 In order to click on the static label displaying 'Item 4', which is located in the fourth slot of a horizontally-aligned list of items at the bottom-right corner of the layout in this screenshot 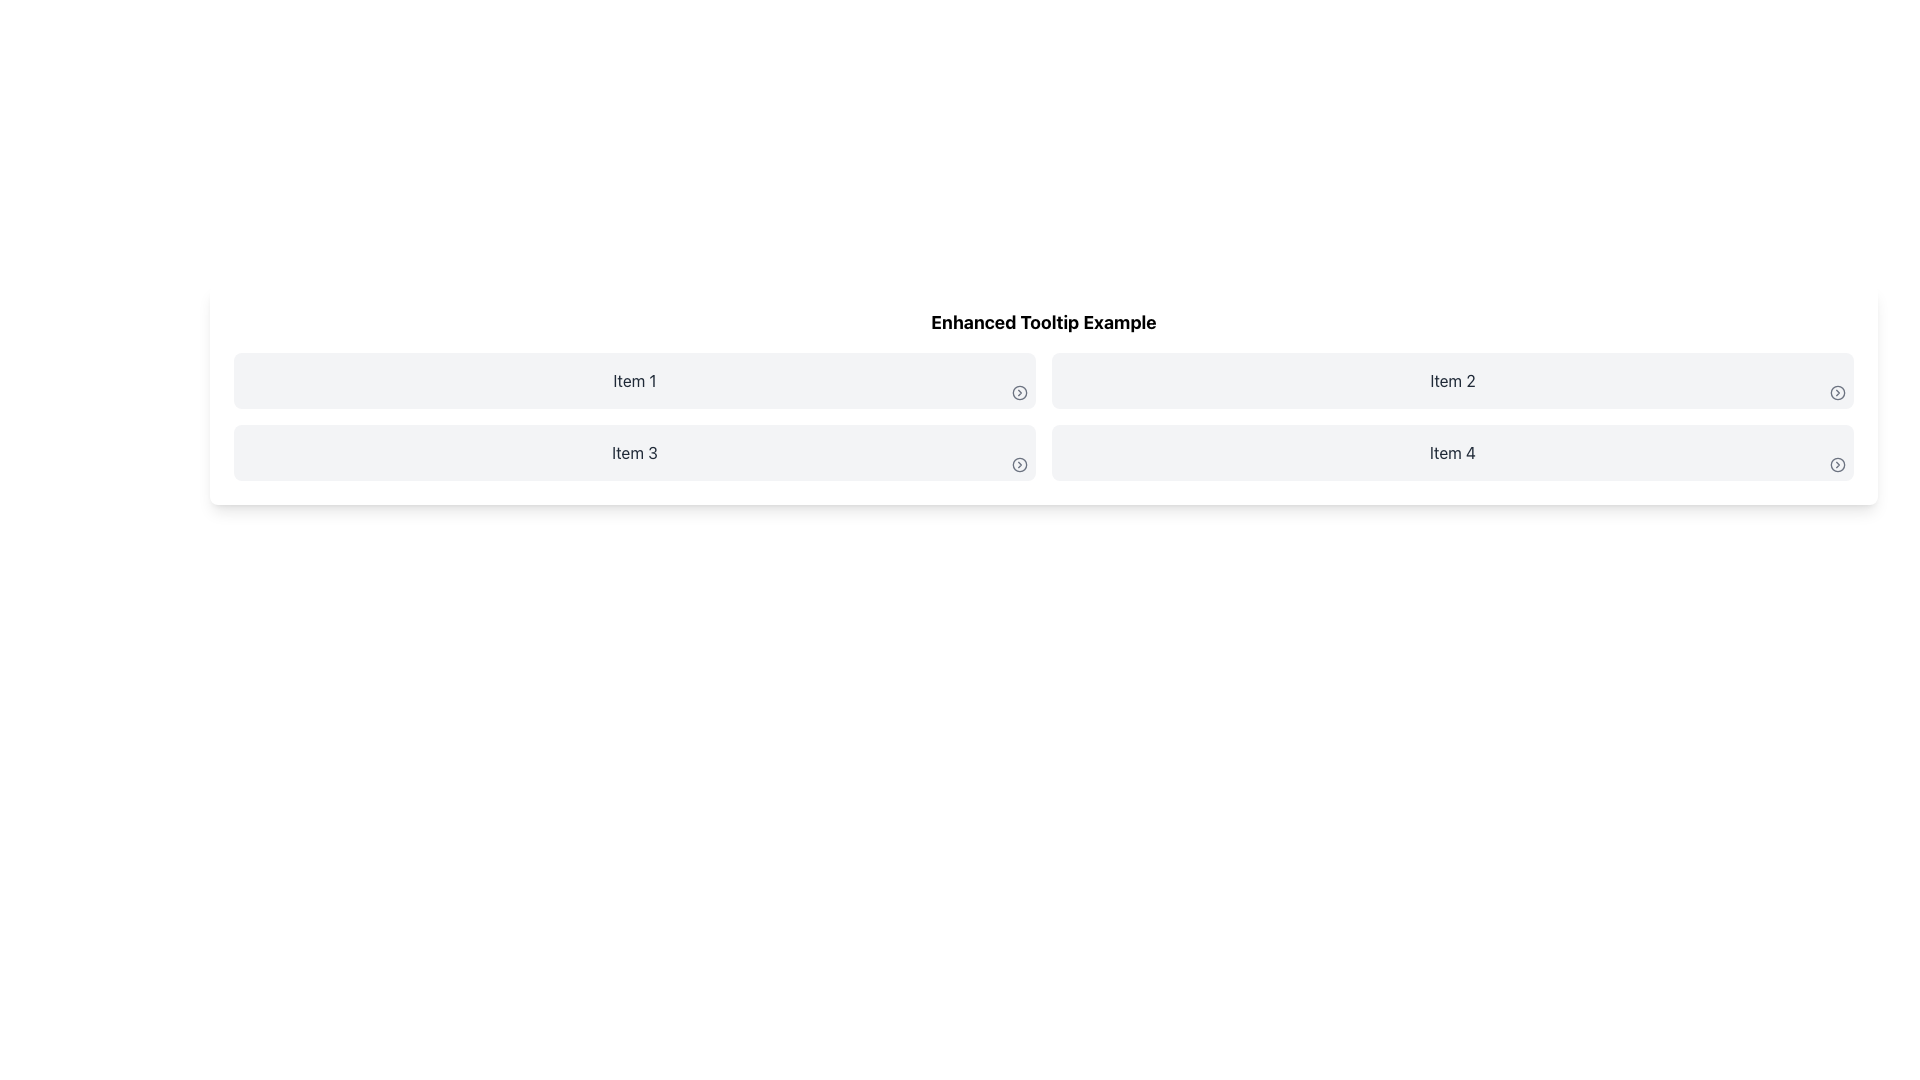, I will do `click(1453, 452)`.